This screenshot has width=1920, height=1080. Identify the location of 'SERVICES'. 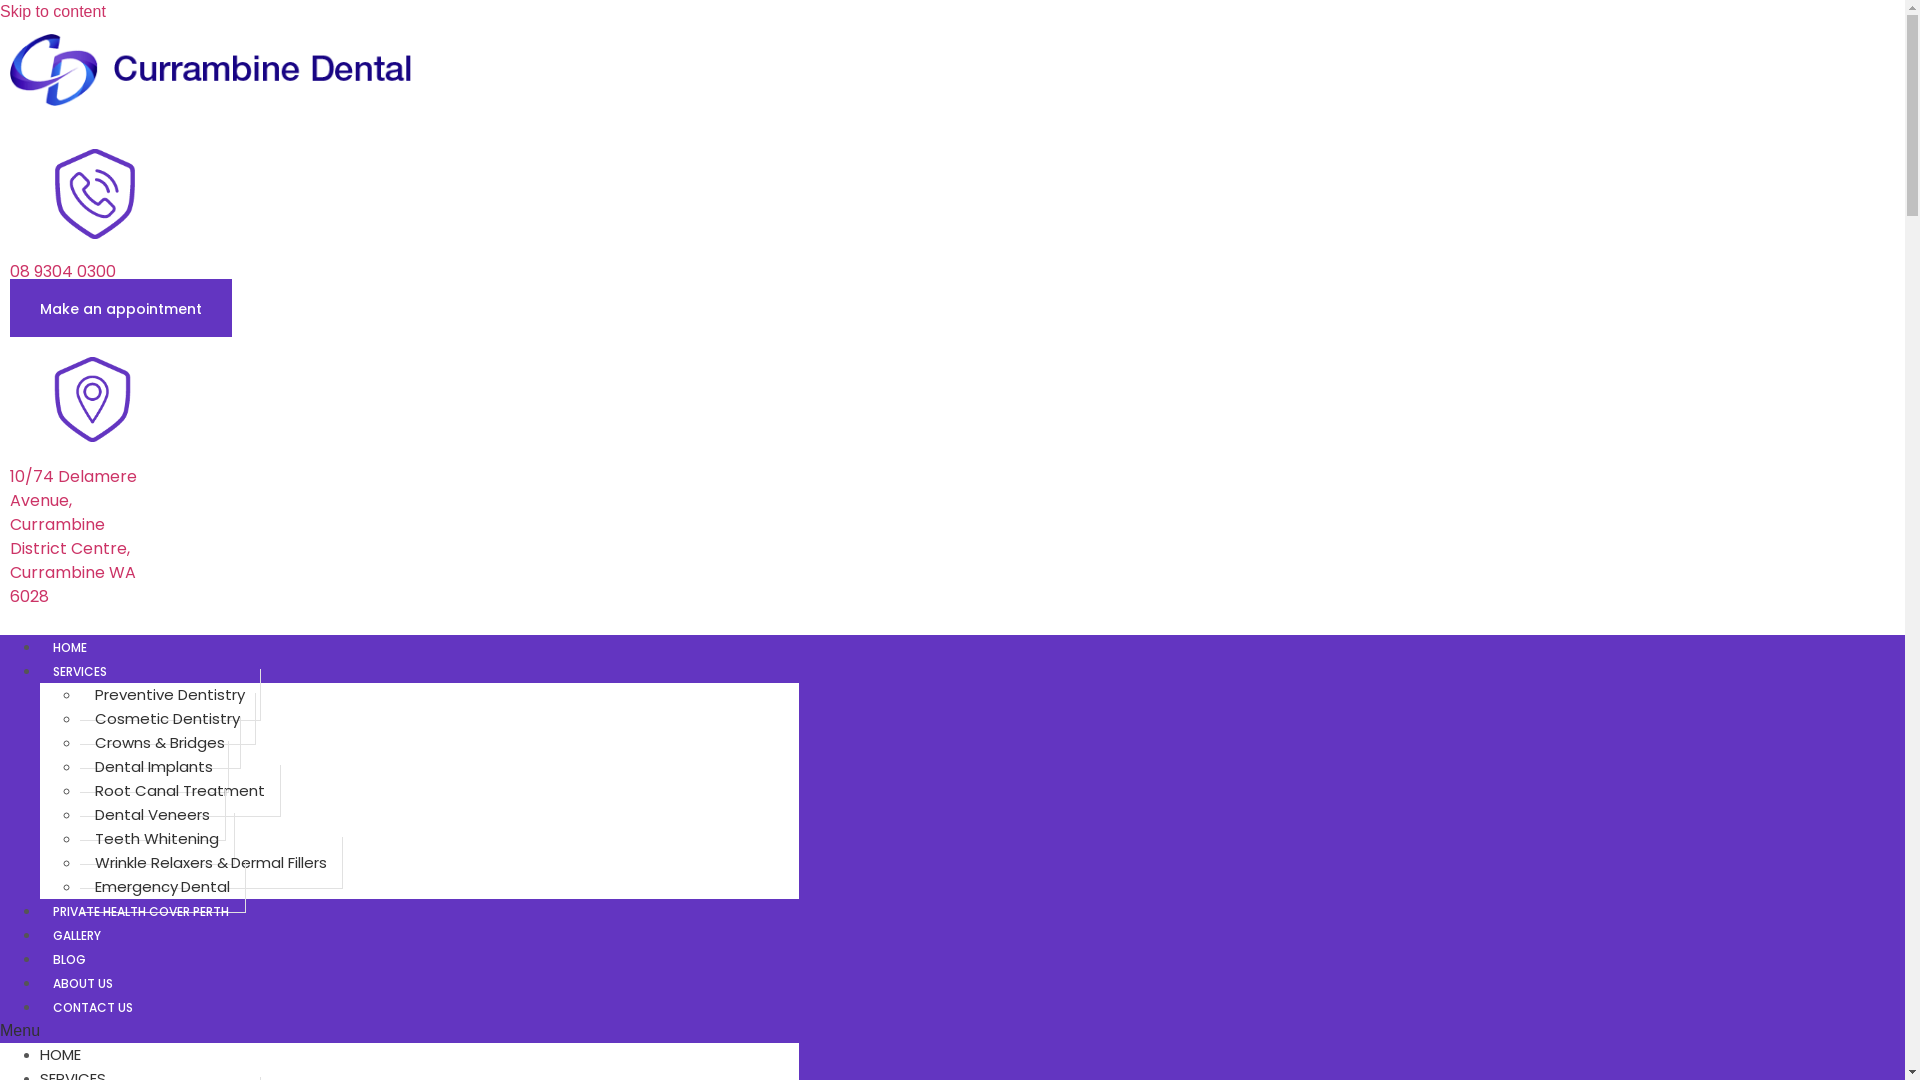
(80, 669).